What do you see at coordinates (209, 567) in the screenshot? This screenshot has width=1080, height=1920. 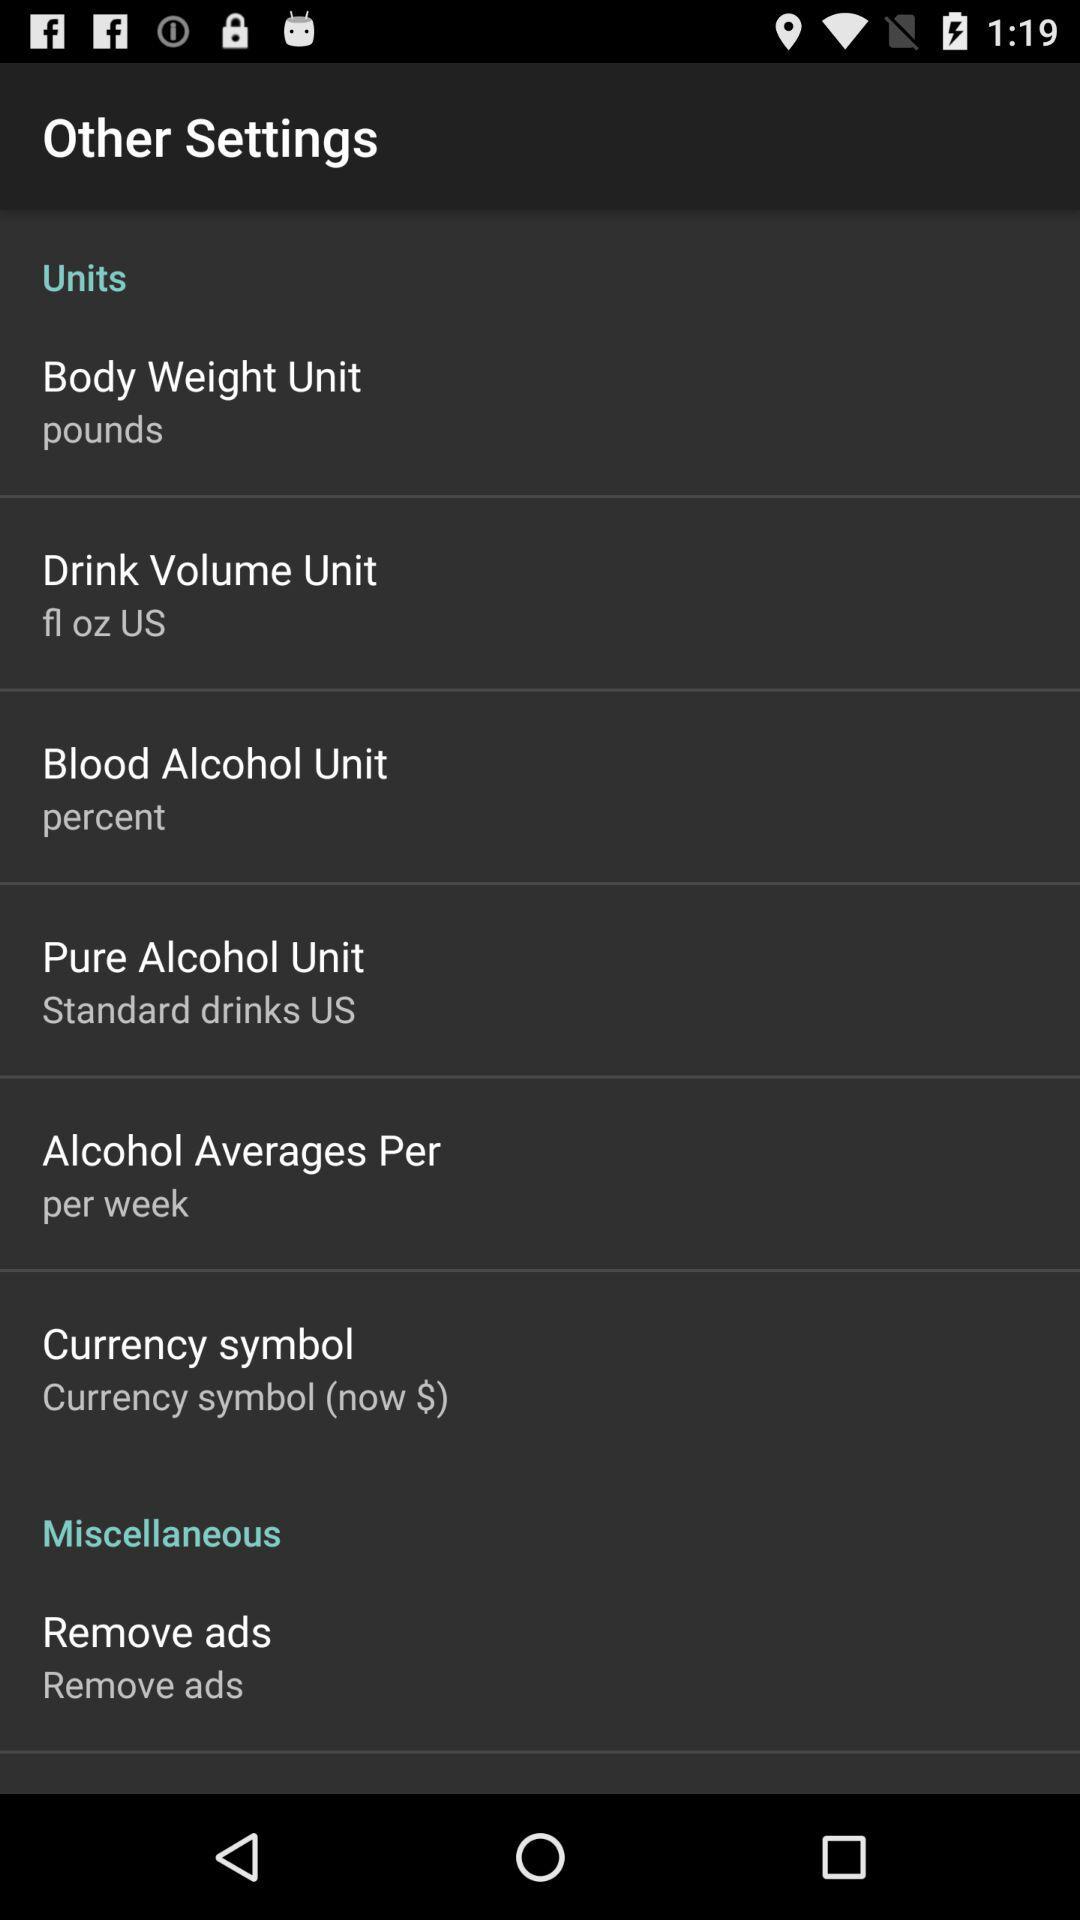 I see `app above the fl oz us icon` at bounding box center [209, 567].